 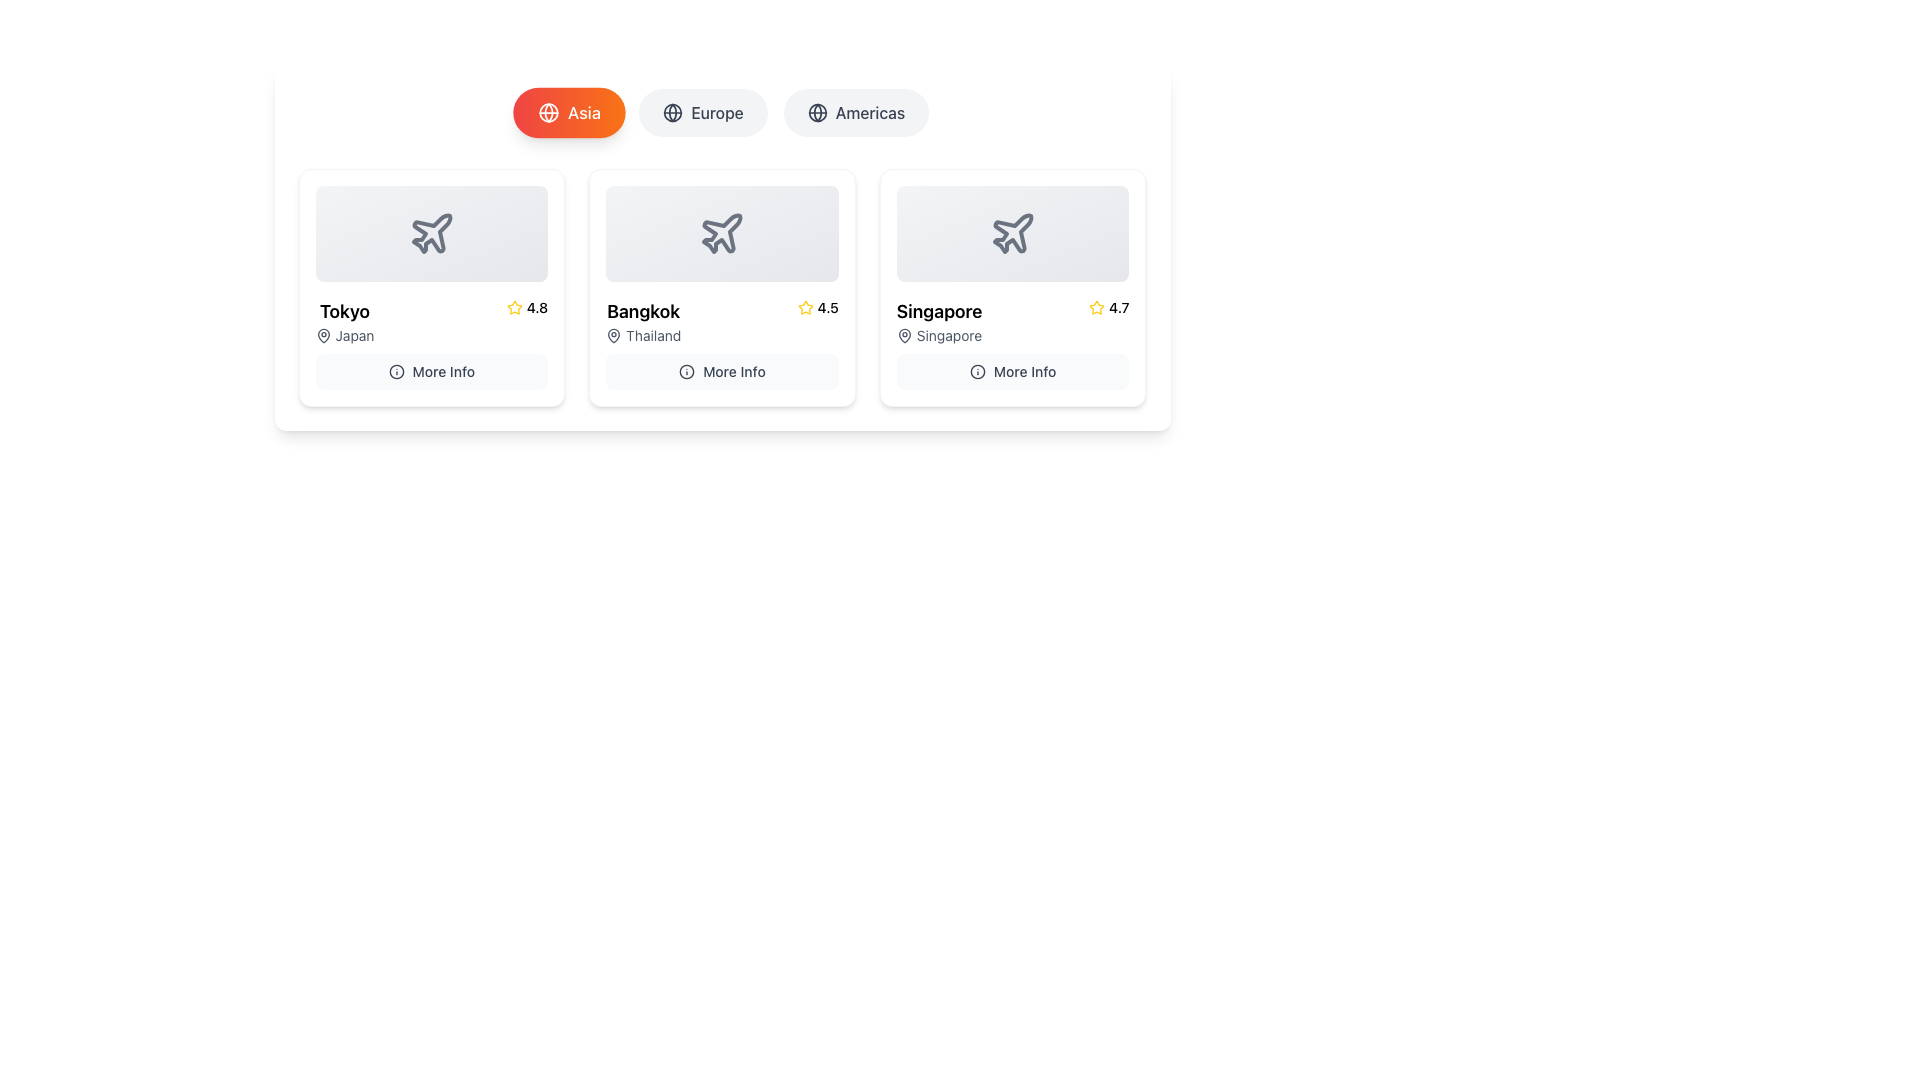 I want to click on the central circular element within the 'info' icon located below the 'Singapore' card and near the 'More Info' text, so click(x=396, y=371).